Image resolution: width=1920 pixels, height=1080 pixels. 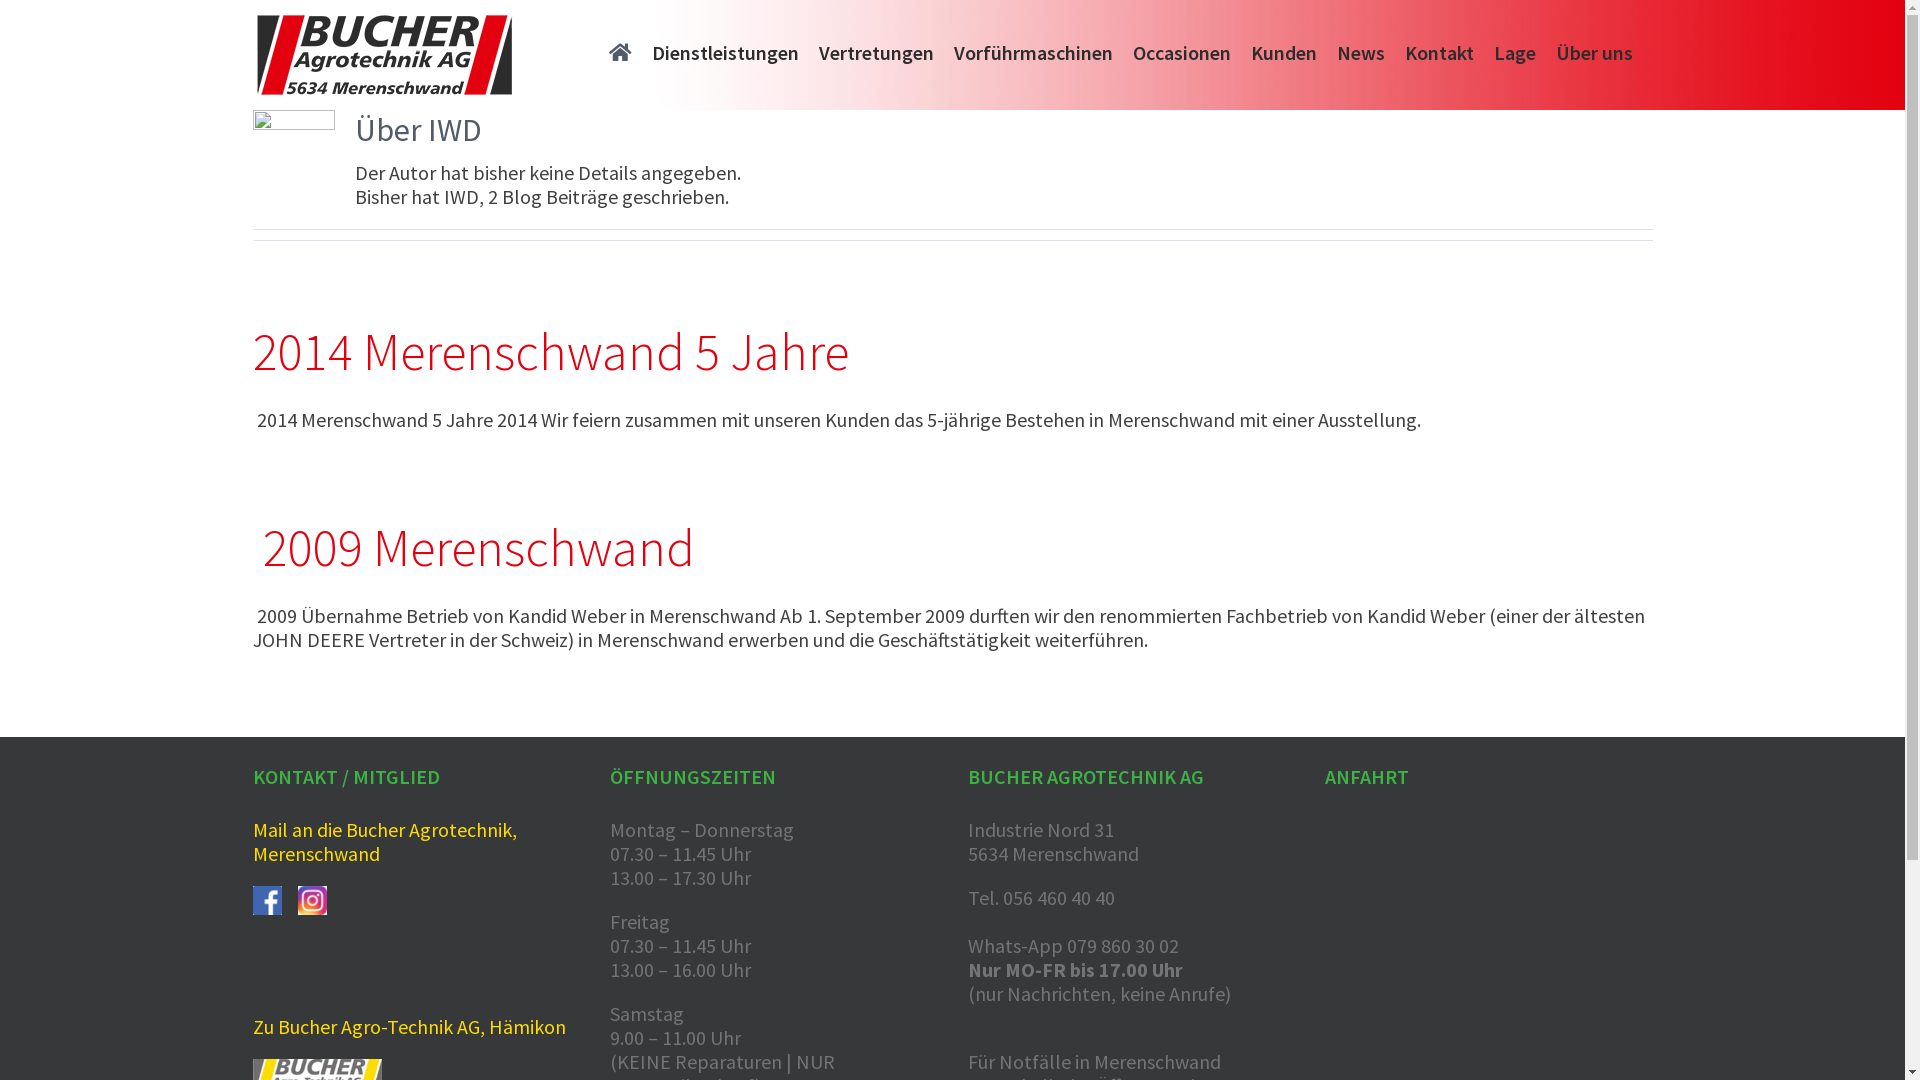 What do you see at coordinates (724, 49) in the screenshot?
I see `'Dienstleistungen'` at bounding box center [724, 49].